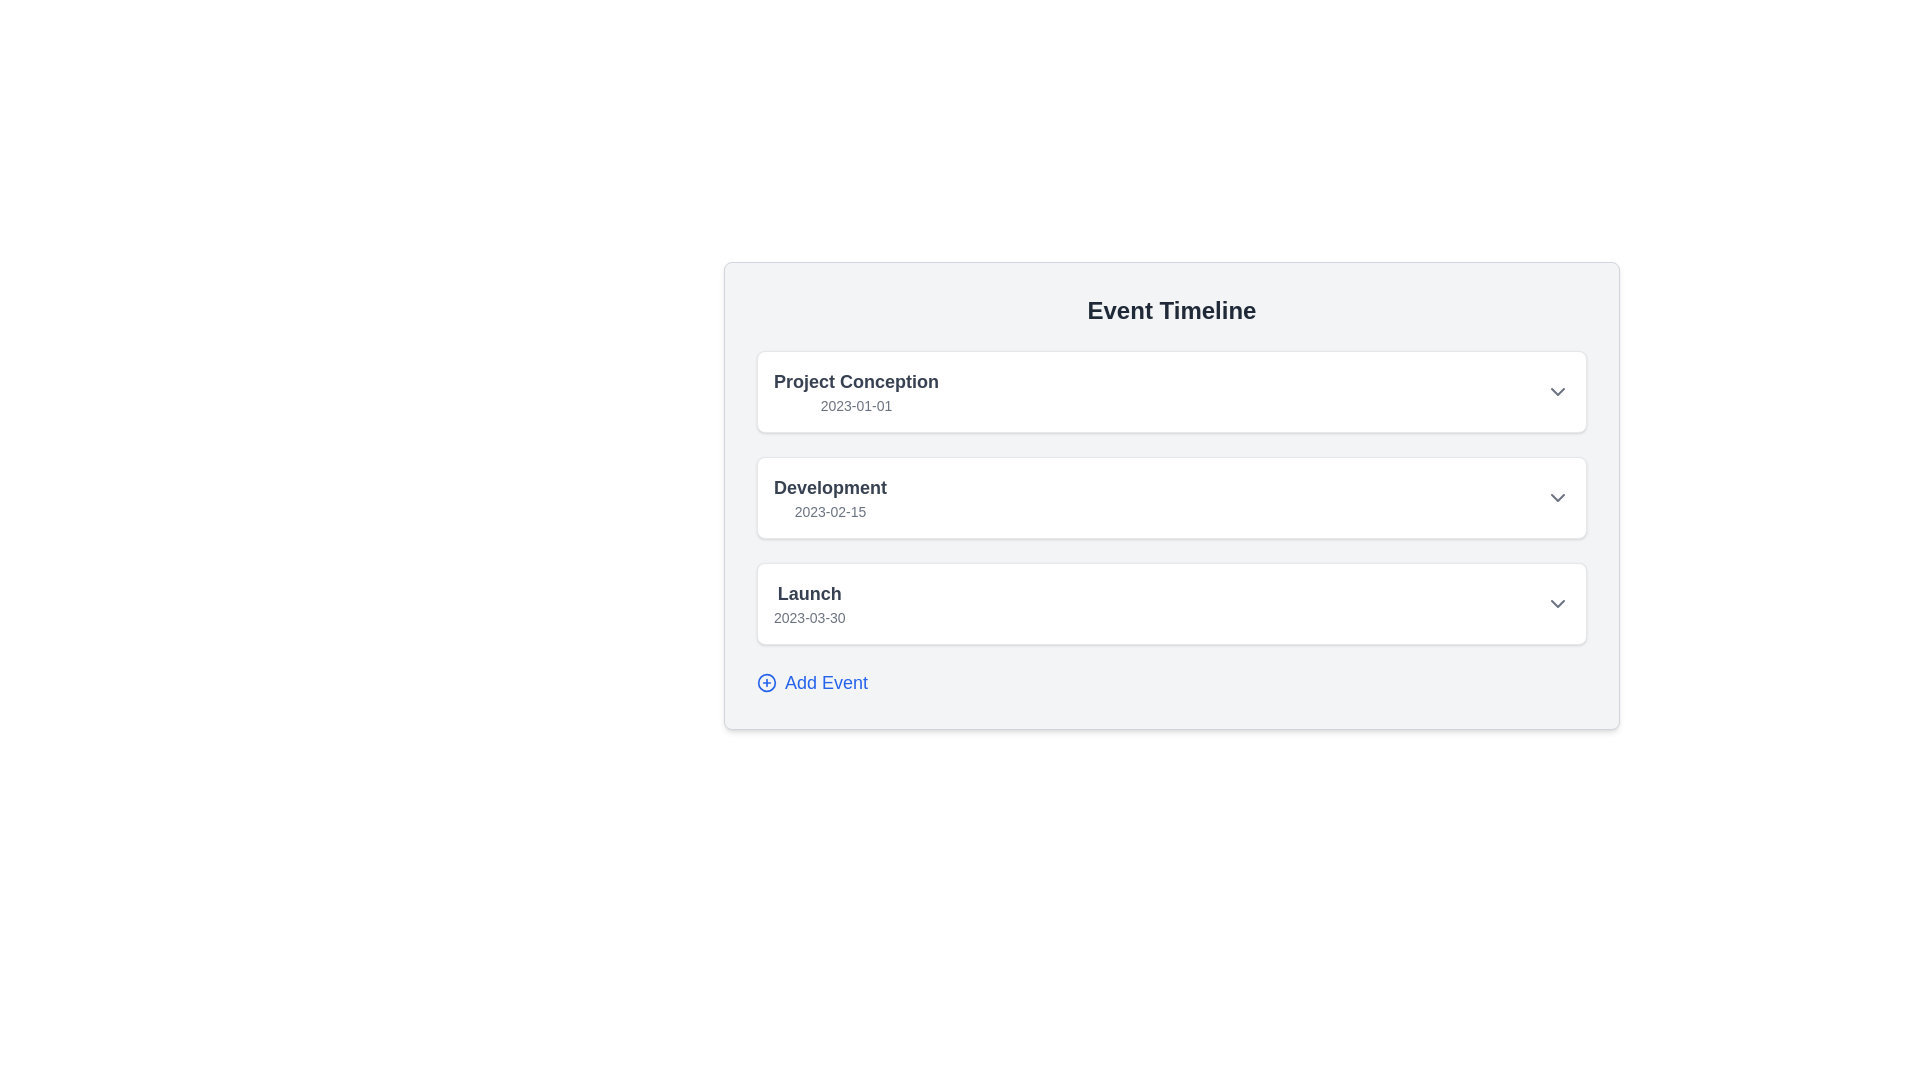 The height and width of the screenshot is (1080, 1920). I want to click on the timeline event labeled 'Launch' with the date '2023-03-30', so click(1171, 603).